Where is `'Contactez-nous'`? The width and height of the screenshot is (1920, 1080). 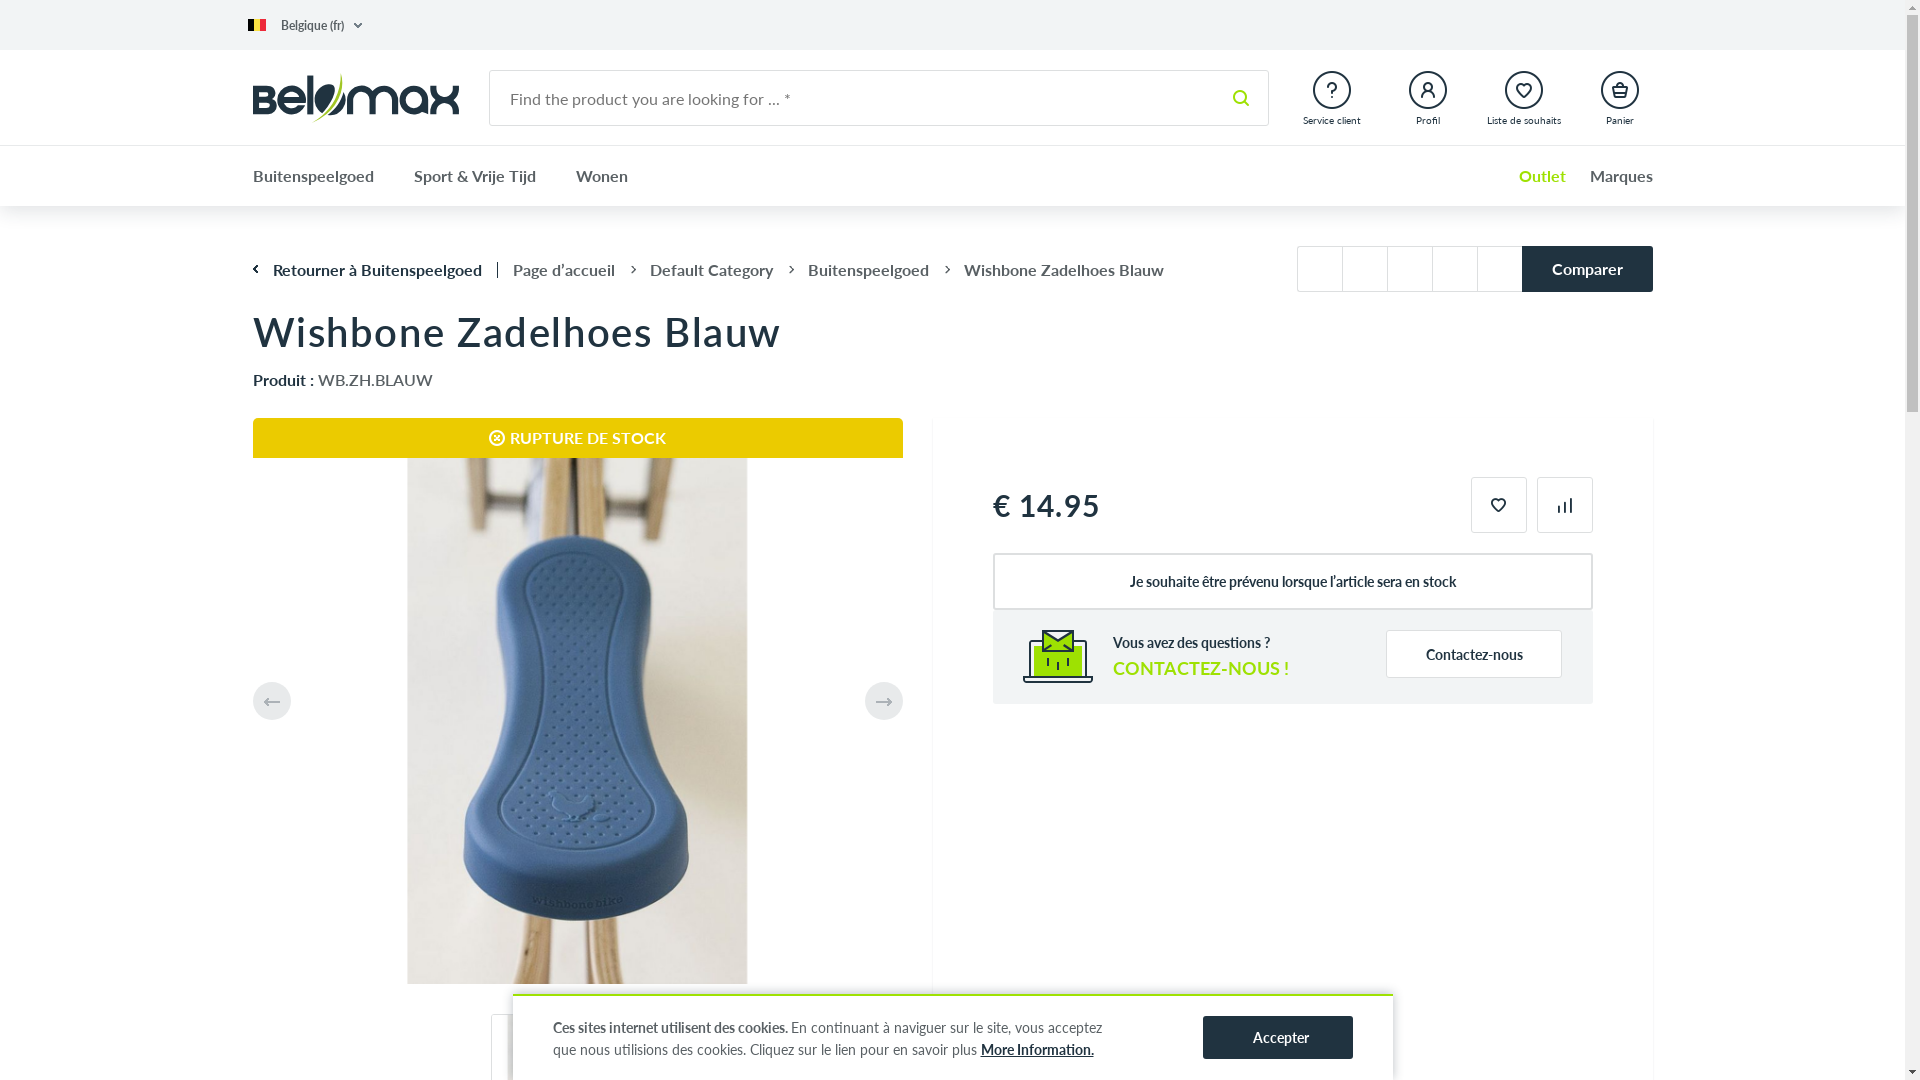 'Contactez-nous' is located at coordinates (1385, 654).